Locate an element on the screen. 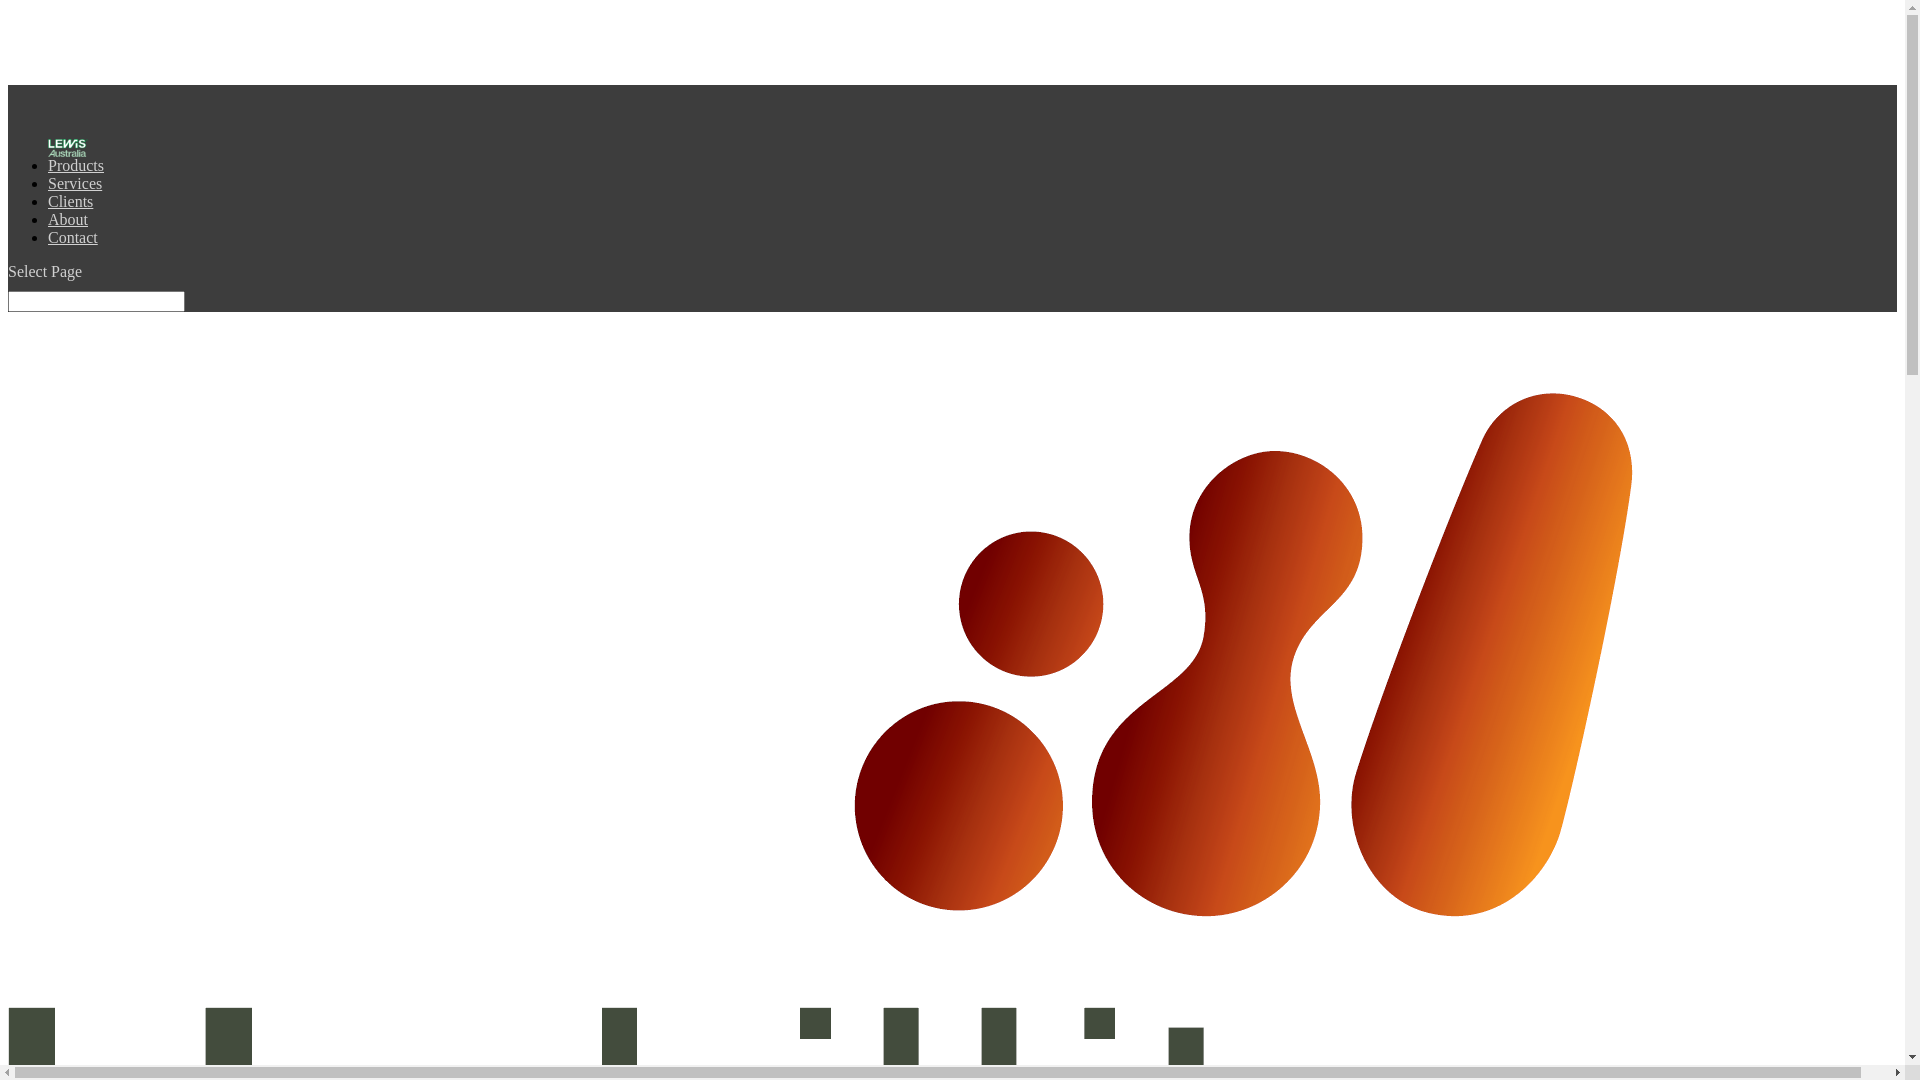 Image resolution: width=1920 pixels, height=1080 pixels. 'About' is located at coordinates (67, 230).